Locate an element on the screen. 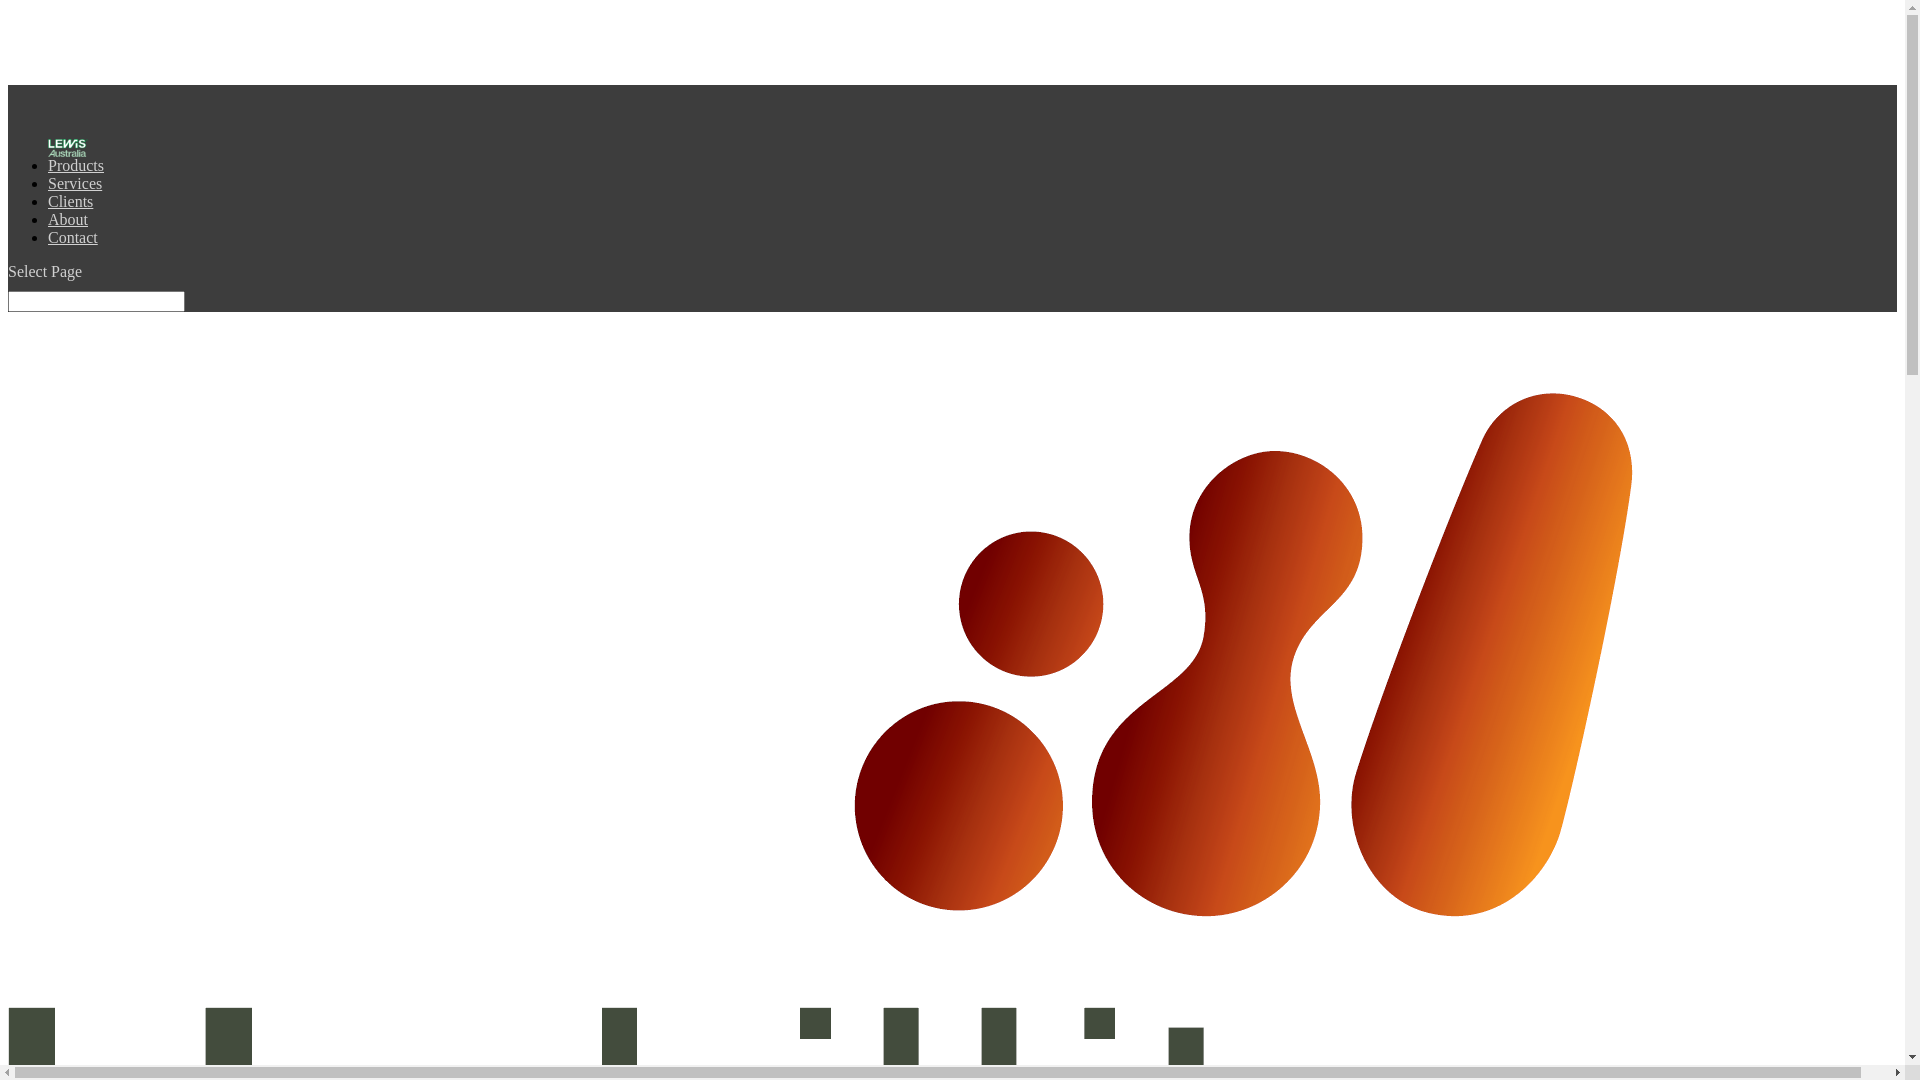 Image resolution: width=1920 pixels, height=1080 pixels. 'About' is located at coordinates (67, 230).